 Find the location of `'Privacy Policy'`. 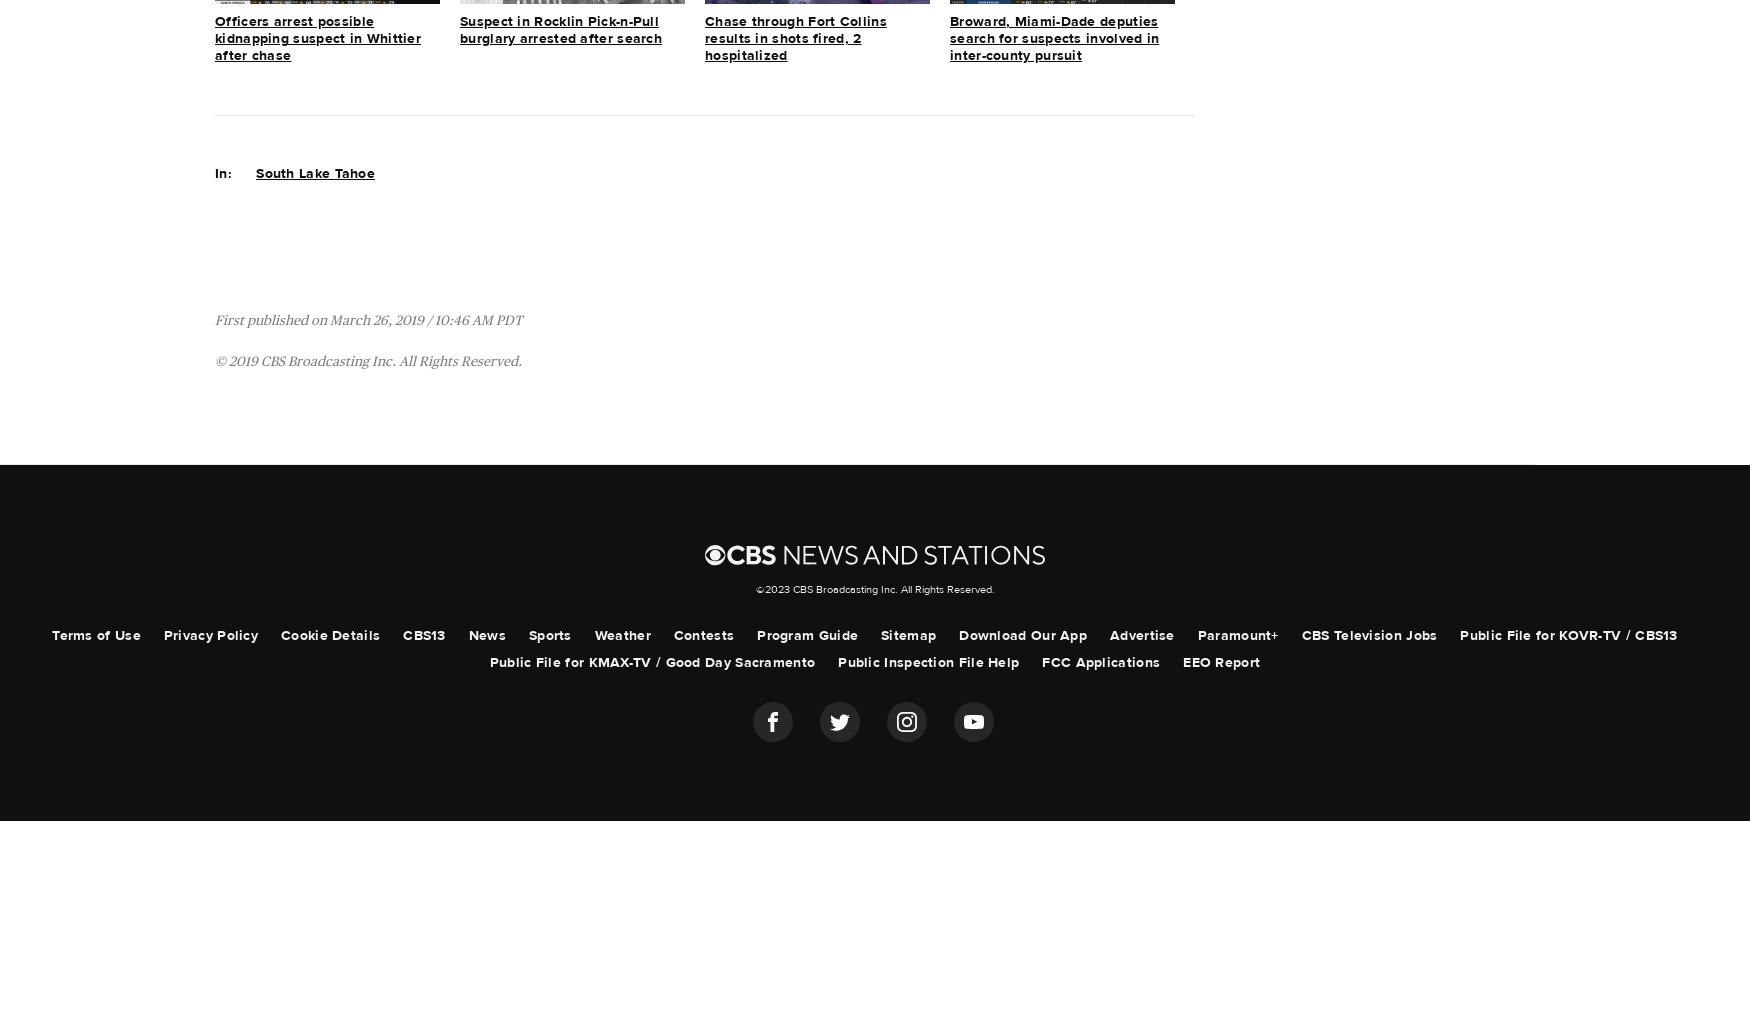

'Privacy Policy' is located at coordinates (210, 635).